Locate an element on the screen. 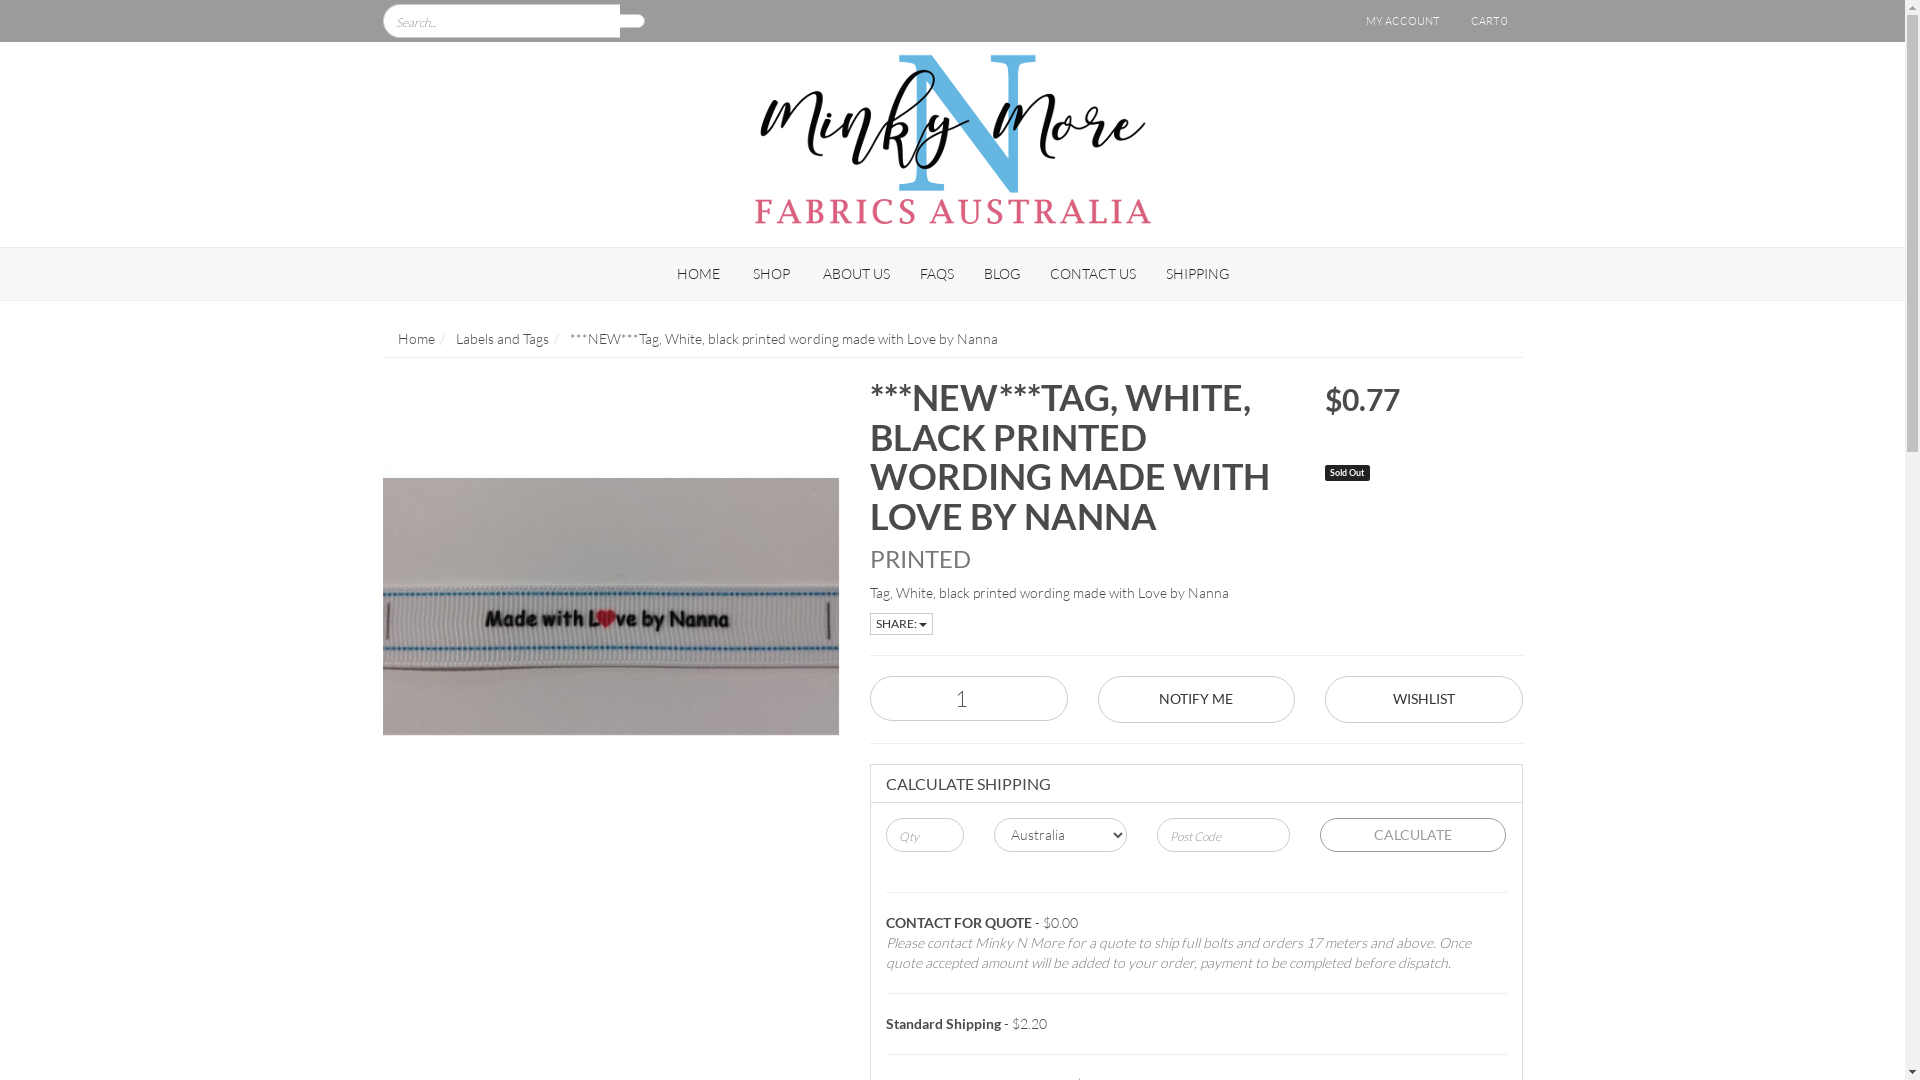 Image resolution: width=1920 pixels, height=1080 pixels. 'CART 0' is located at coordinates (1488, 20).